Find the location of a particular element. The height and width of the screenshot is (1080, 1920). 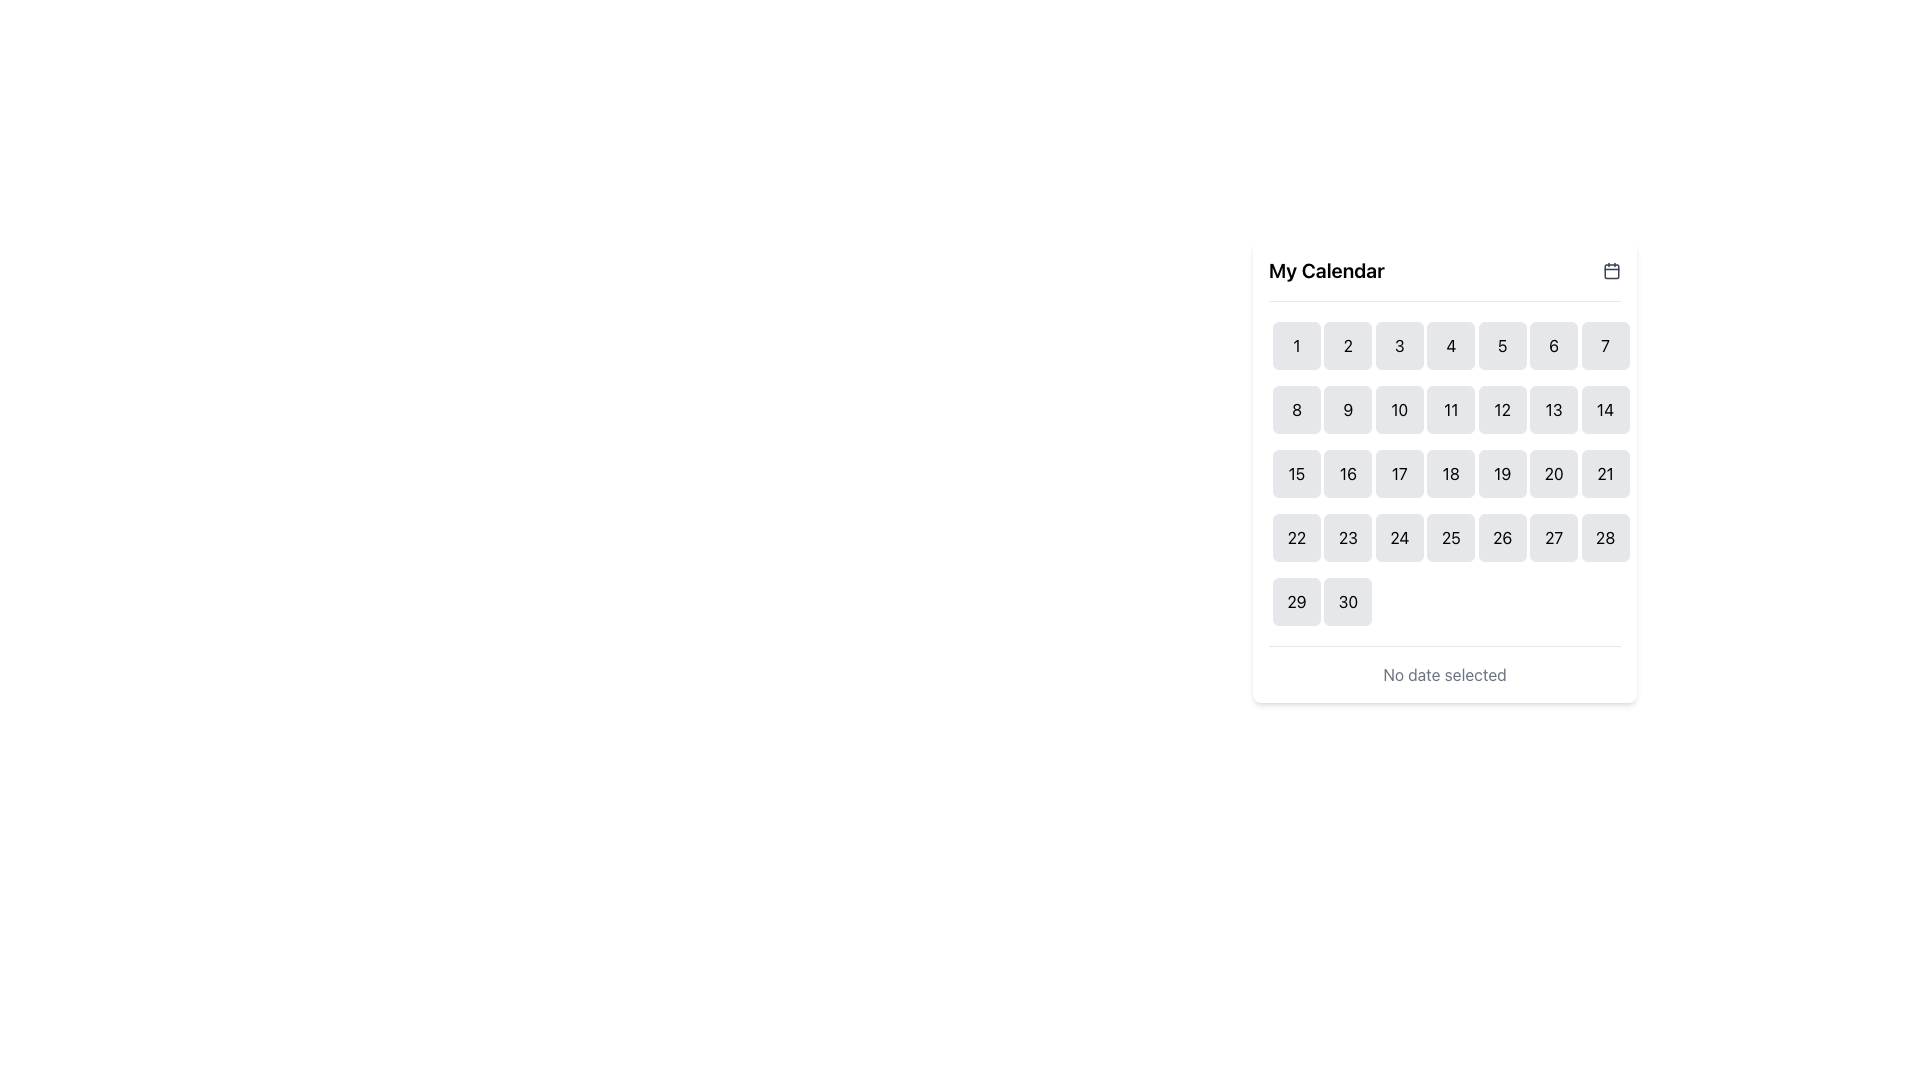

the selectable day button in the calendar view, which is the seventh item in the first row of a grid located in the top-right corner is located at coordinates (1605, 345).